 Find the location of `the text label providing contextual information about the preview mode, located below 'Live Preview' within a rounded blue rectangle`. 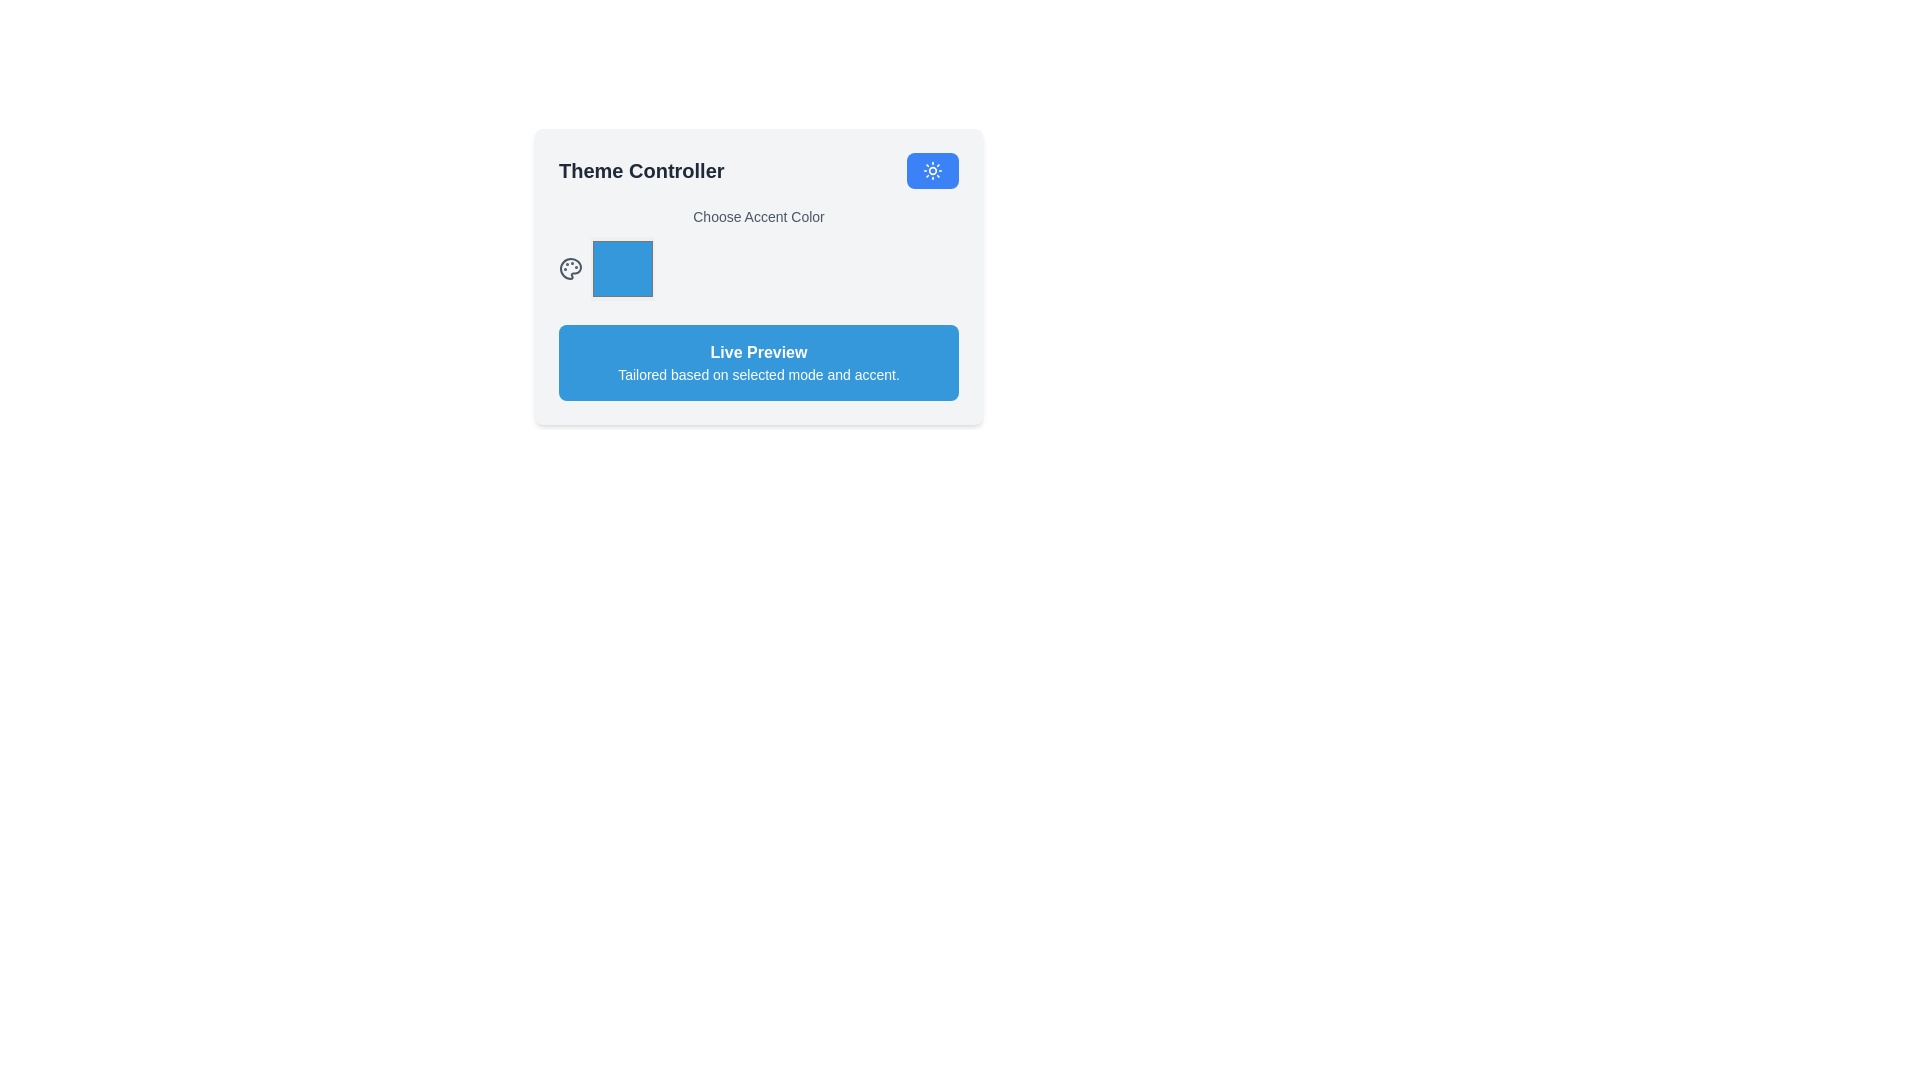

the text label providing contextual information about the preview mode, located below 'Live Preview' within a rounded blue rectangle is located at coordinates (757, 374).